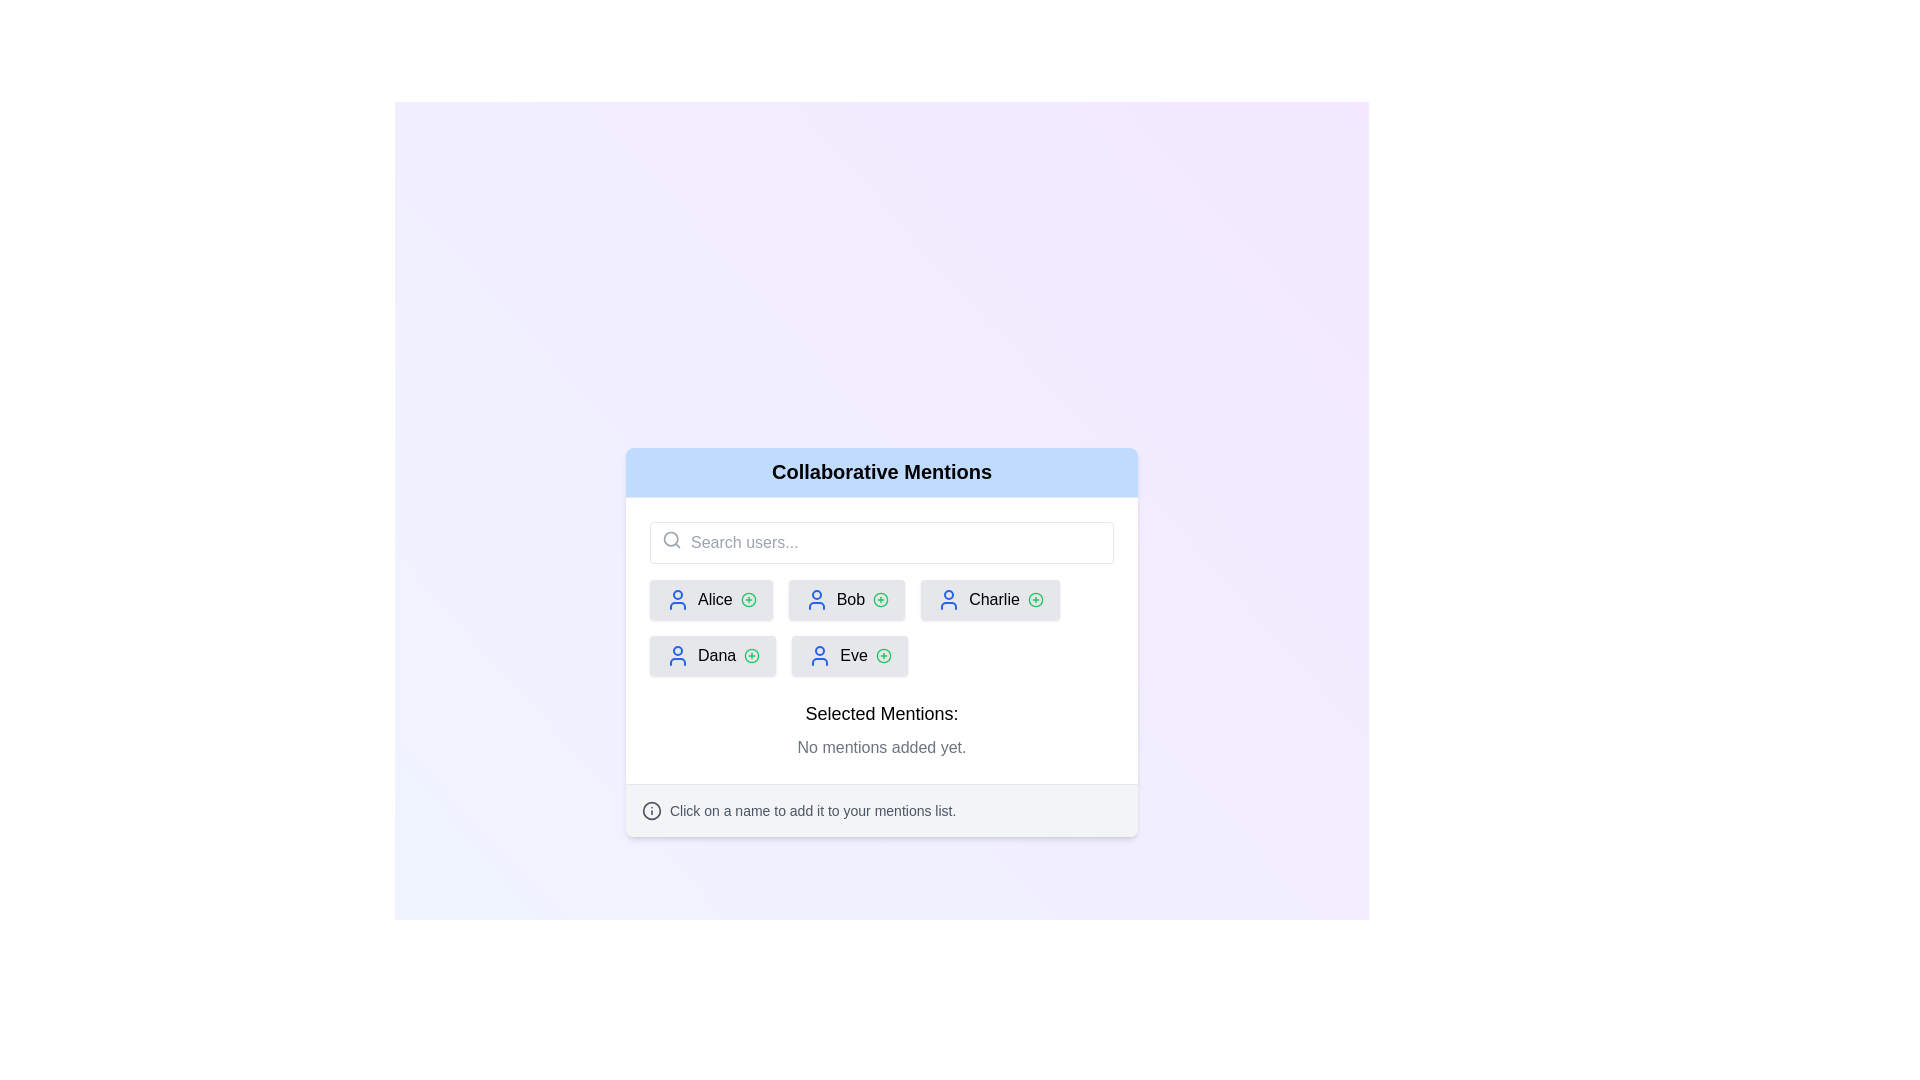 The image size is (1920, 1080). Describe the element at coordinates (671, 537) in the screenshot. I see `the decorative SVG graphic component within the magnifying glass icon in the search bar located at the top-left corner of the input field in the Collaborative Mentions interface` at that location.